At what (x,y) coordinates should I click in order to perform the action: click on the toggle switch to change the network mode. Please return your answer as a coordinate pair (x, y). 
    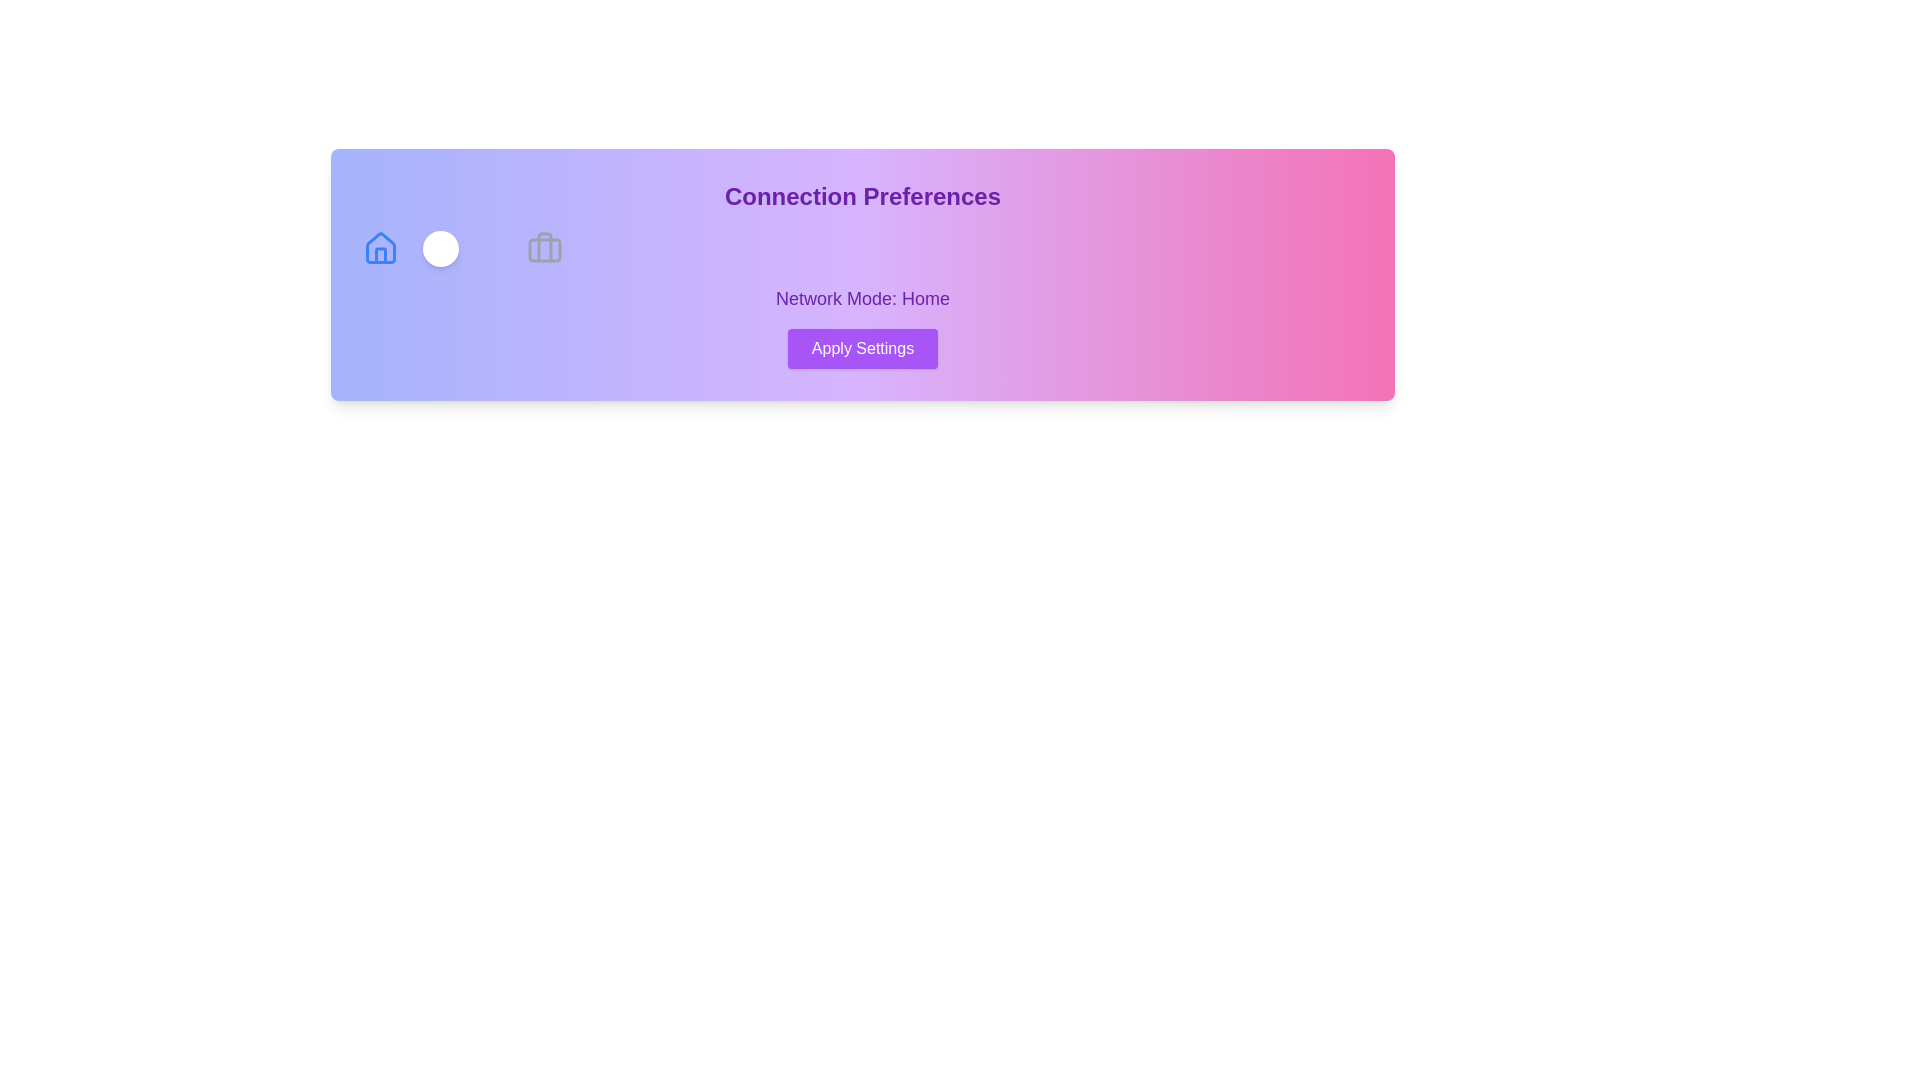
    Looking at the image, I should click on (461, 248).